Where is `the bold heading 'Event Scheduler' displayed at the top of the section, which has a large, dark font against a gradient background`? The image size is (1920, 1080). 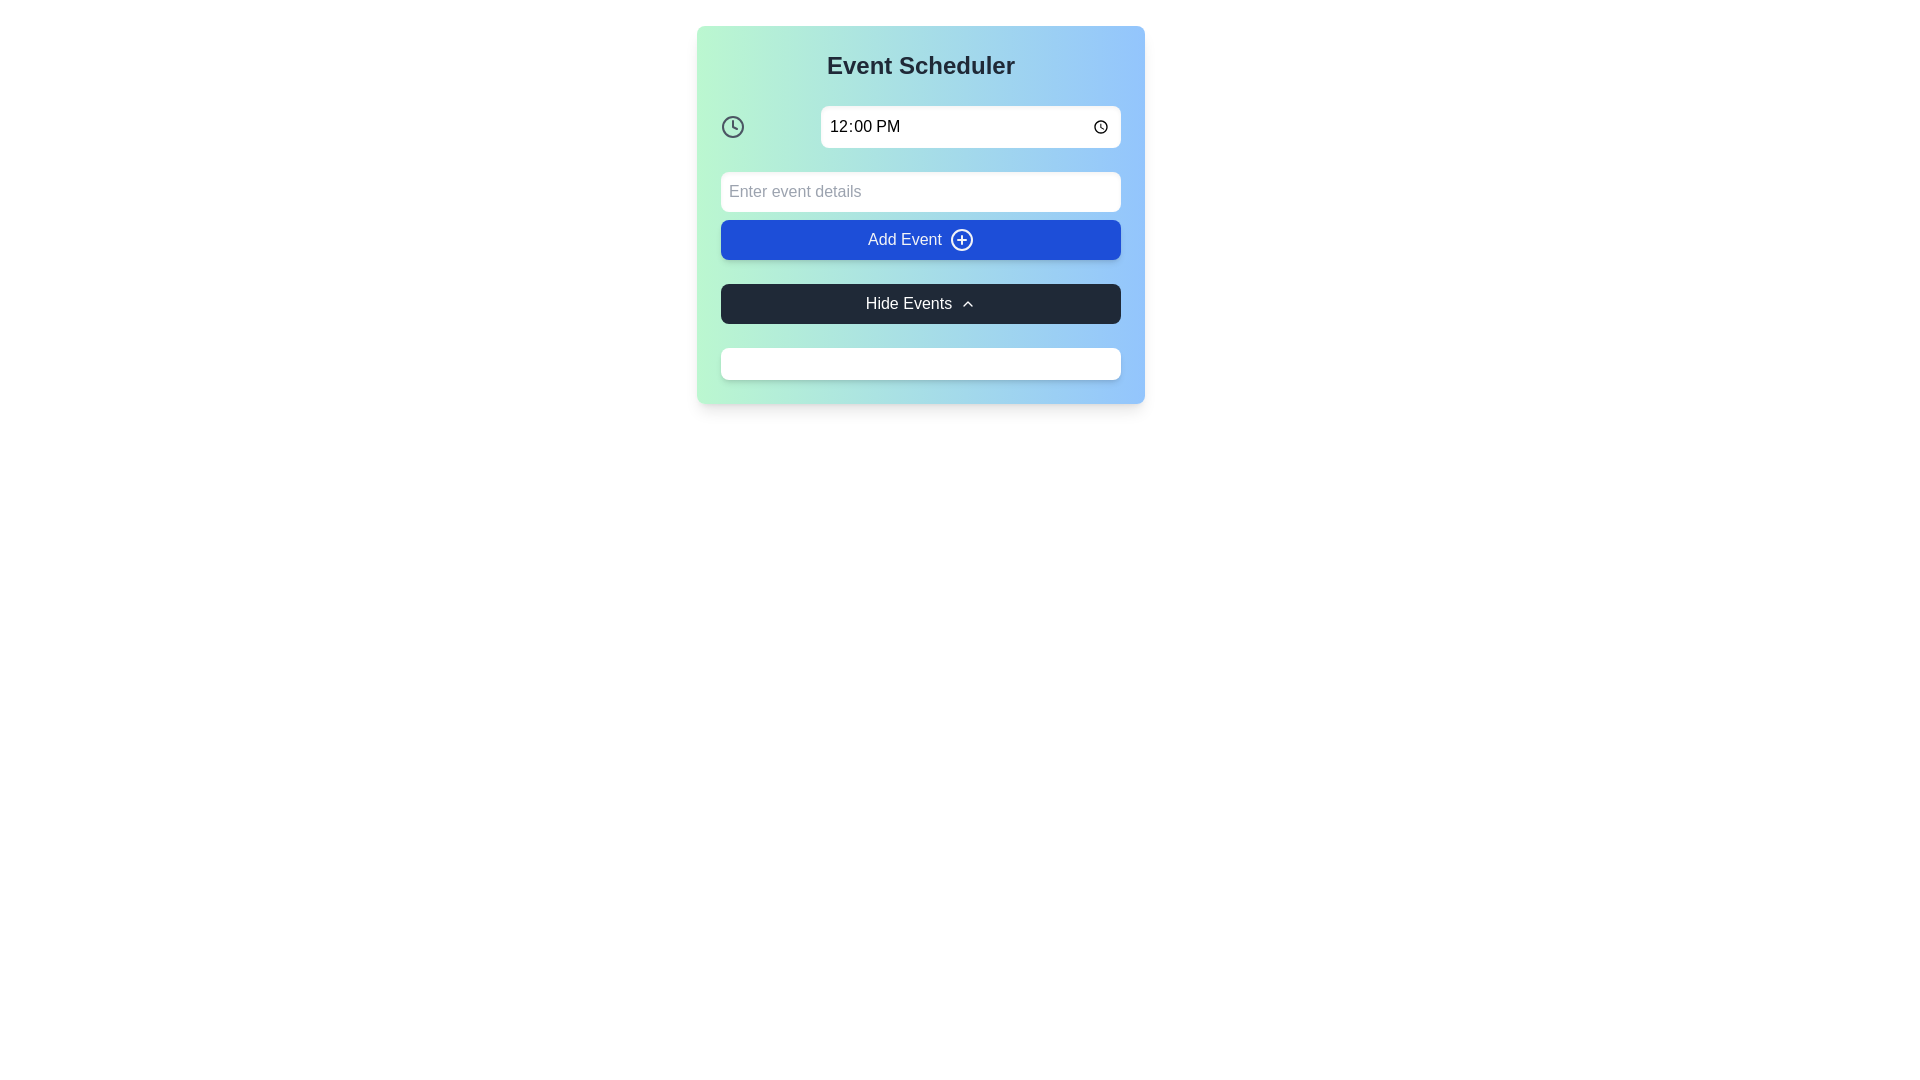
the bold heading 'Event Scheduler' displayed at the top of the section, which has a large, dark font against a gradient background is located at coordinates (920, 64).